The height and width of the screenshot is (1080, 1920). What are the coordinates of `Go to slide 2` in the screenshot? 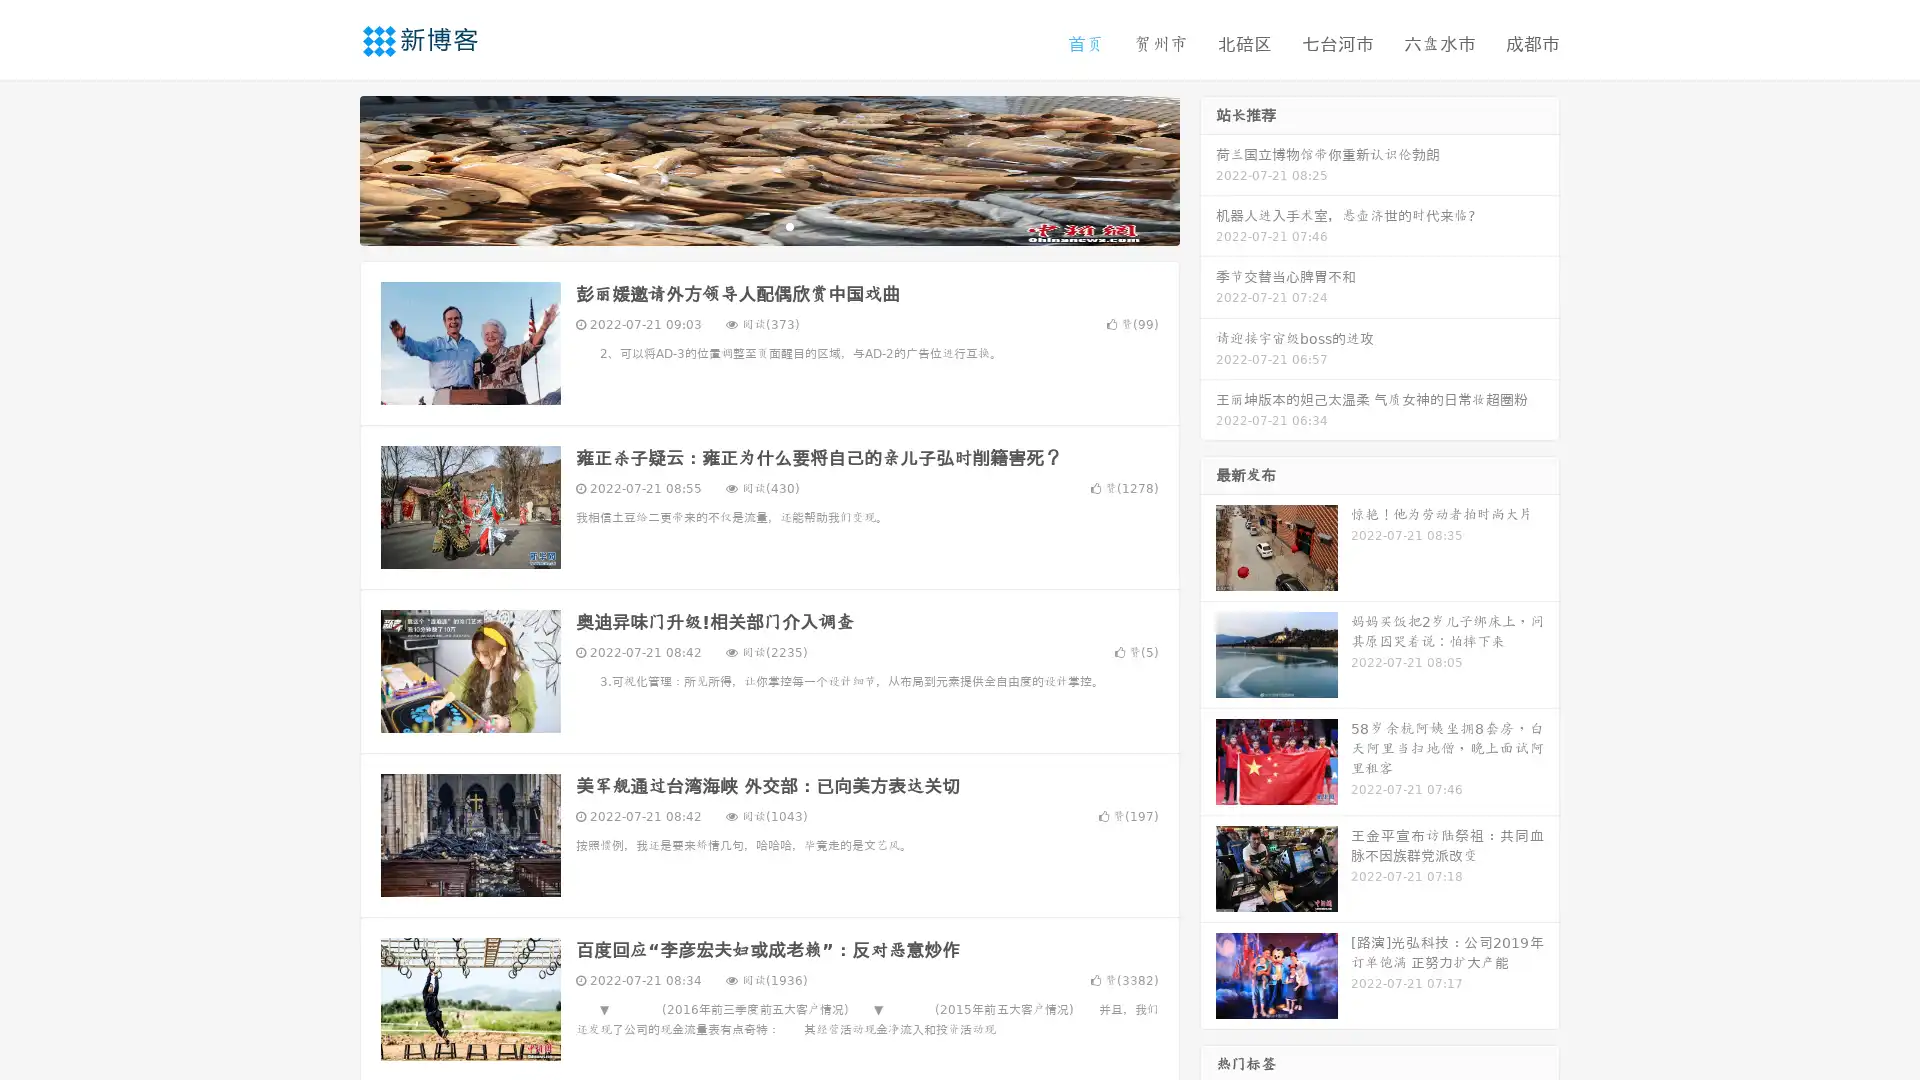 It's located at (768, 225).